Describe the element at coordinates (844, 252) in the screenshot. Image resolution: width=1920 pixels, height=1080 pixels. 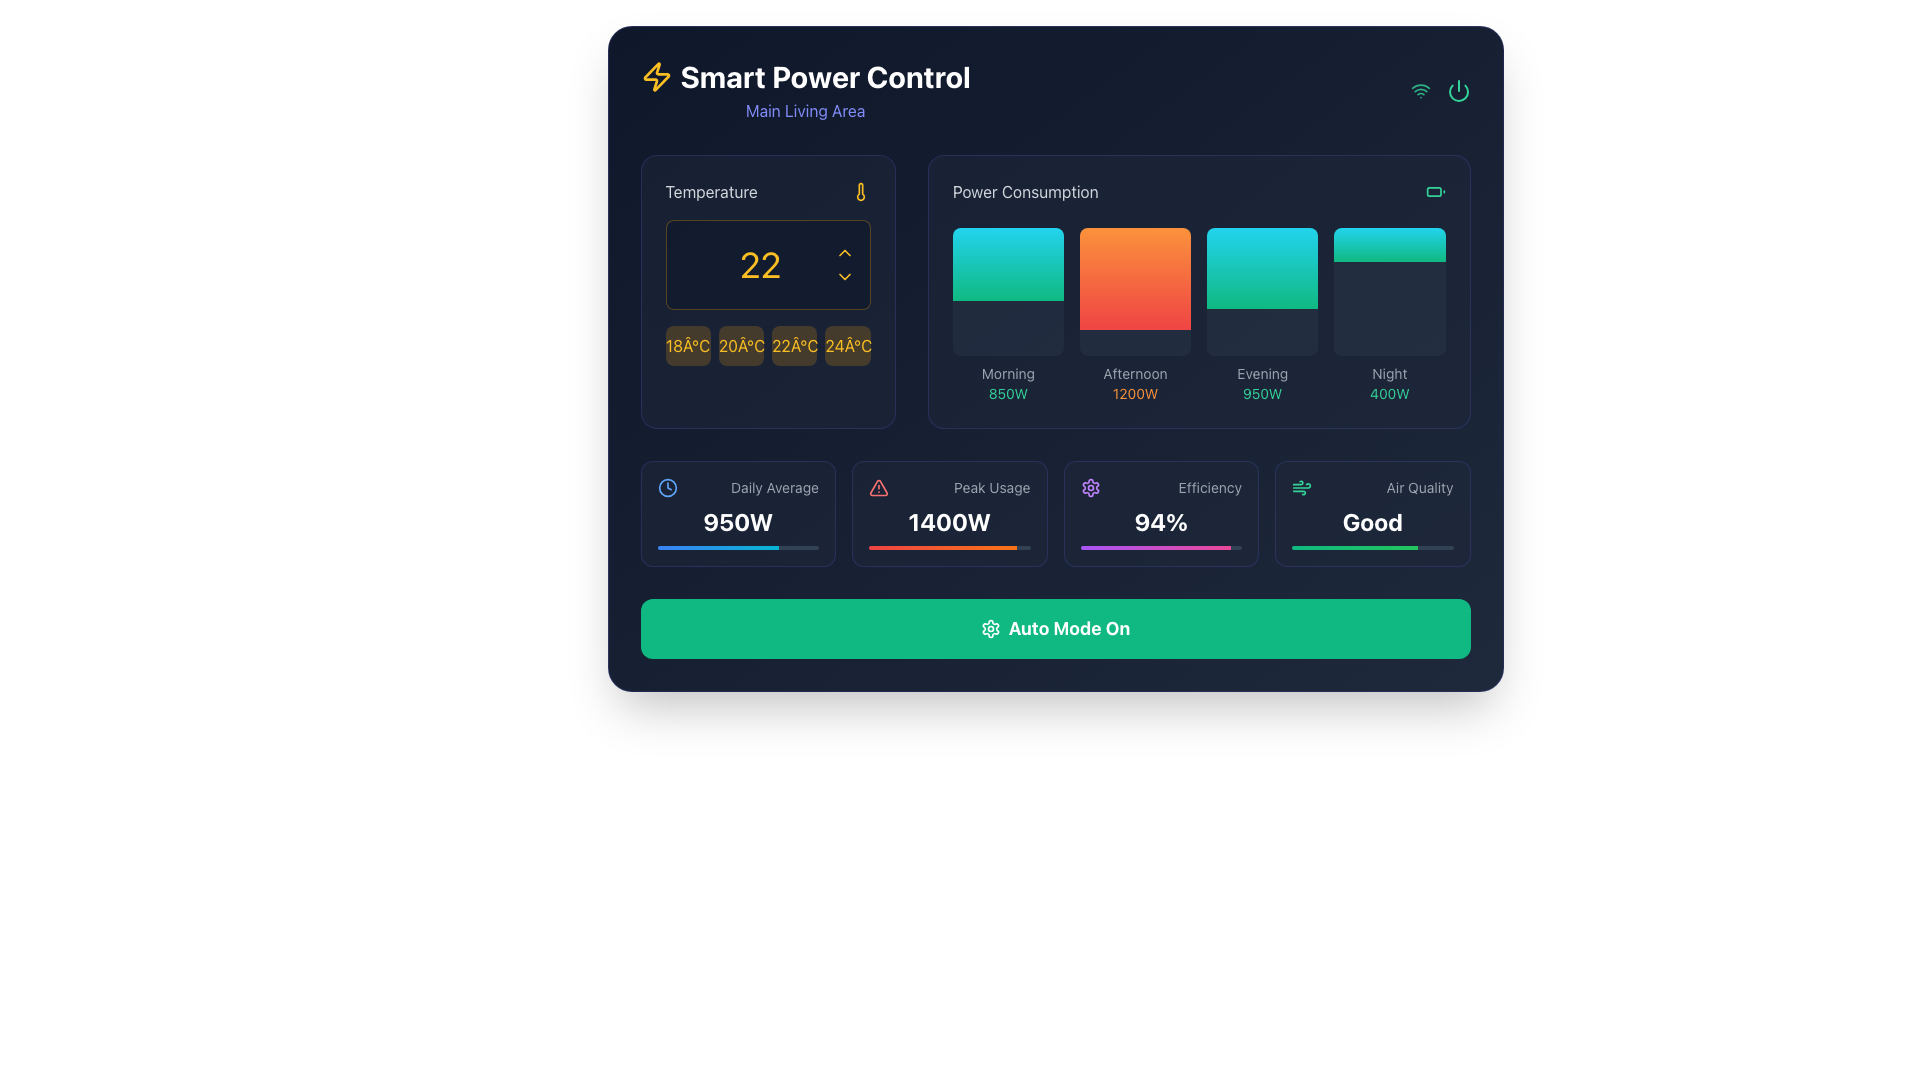
I see `the small golden amber chevron-up button located at the top of the vertical flex column near the temperature control UI to increase a value` at that location.